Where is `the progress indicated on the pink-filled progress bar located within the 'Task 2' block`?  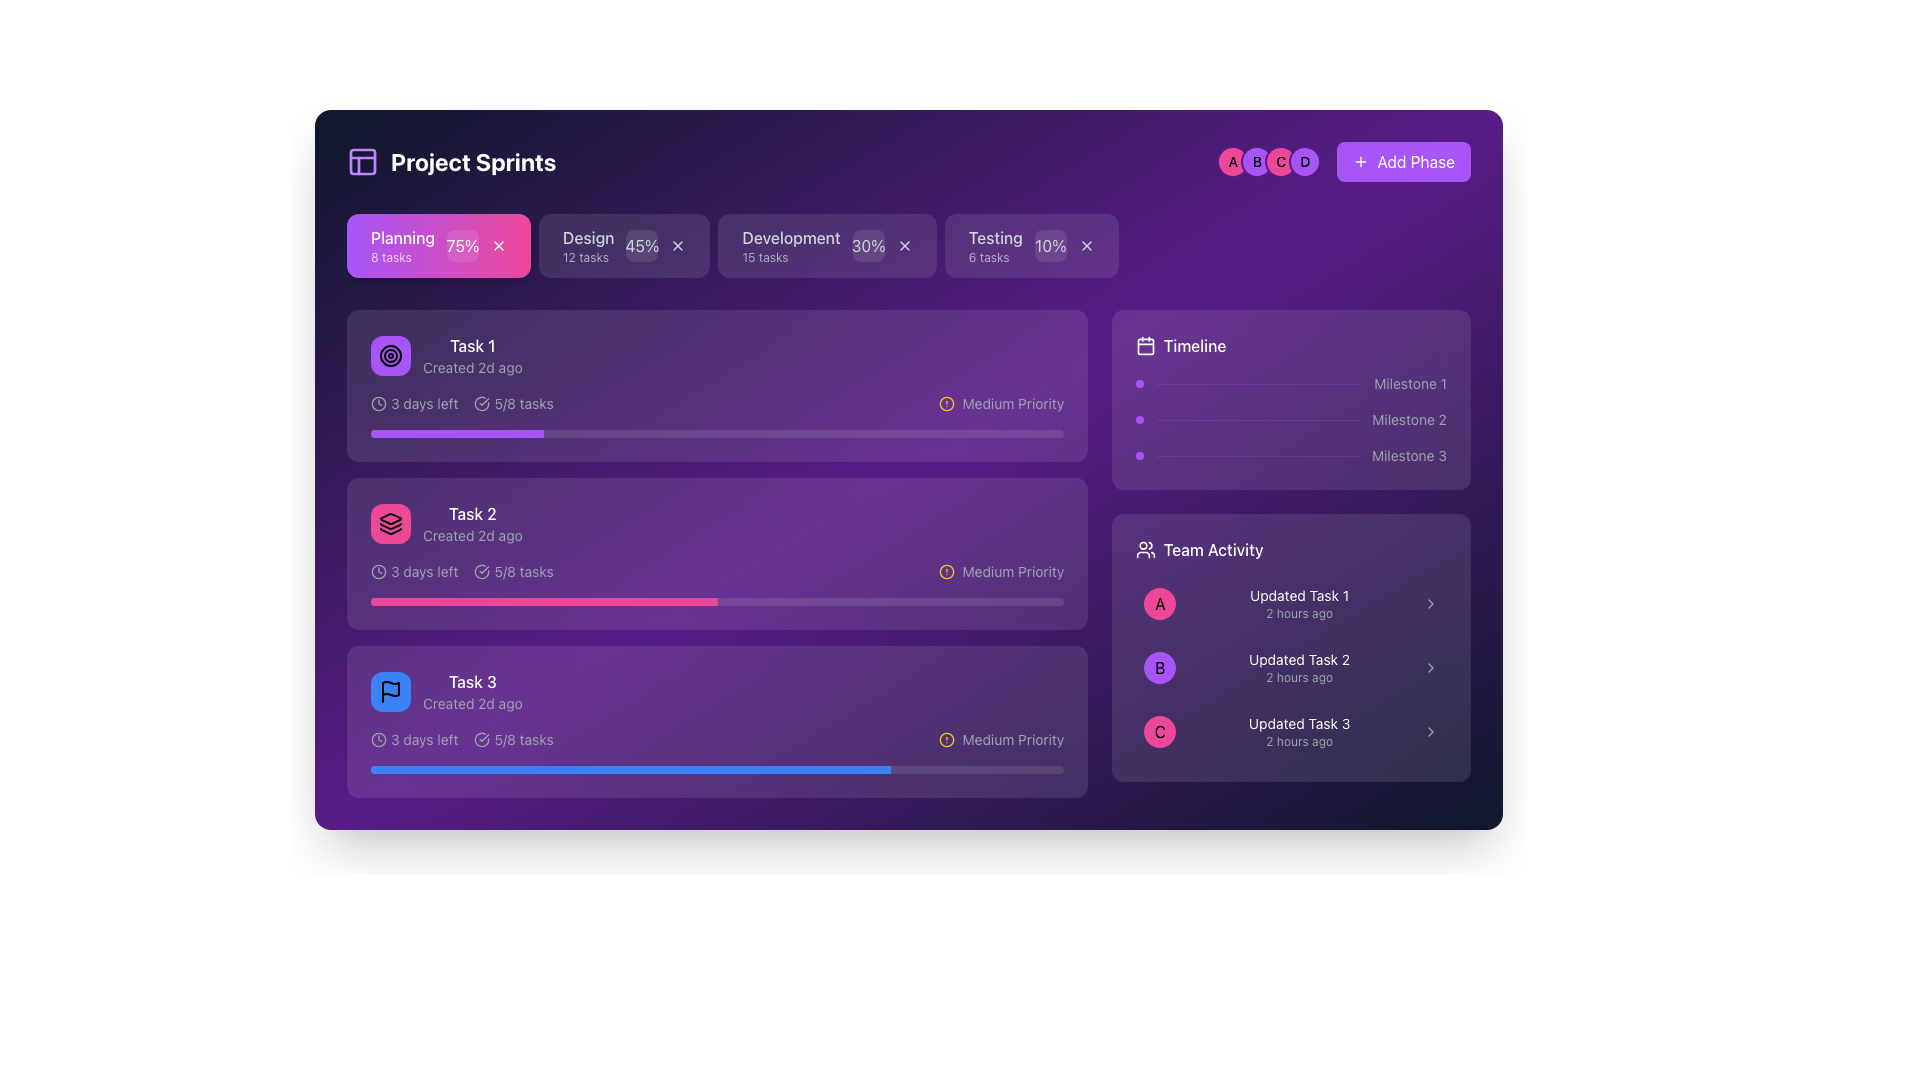
the progress indicated on the pink-filled progress bar located within the 'Task 2' block is located at coordinates (717, 600).